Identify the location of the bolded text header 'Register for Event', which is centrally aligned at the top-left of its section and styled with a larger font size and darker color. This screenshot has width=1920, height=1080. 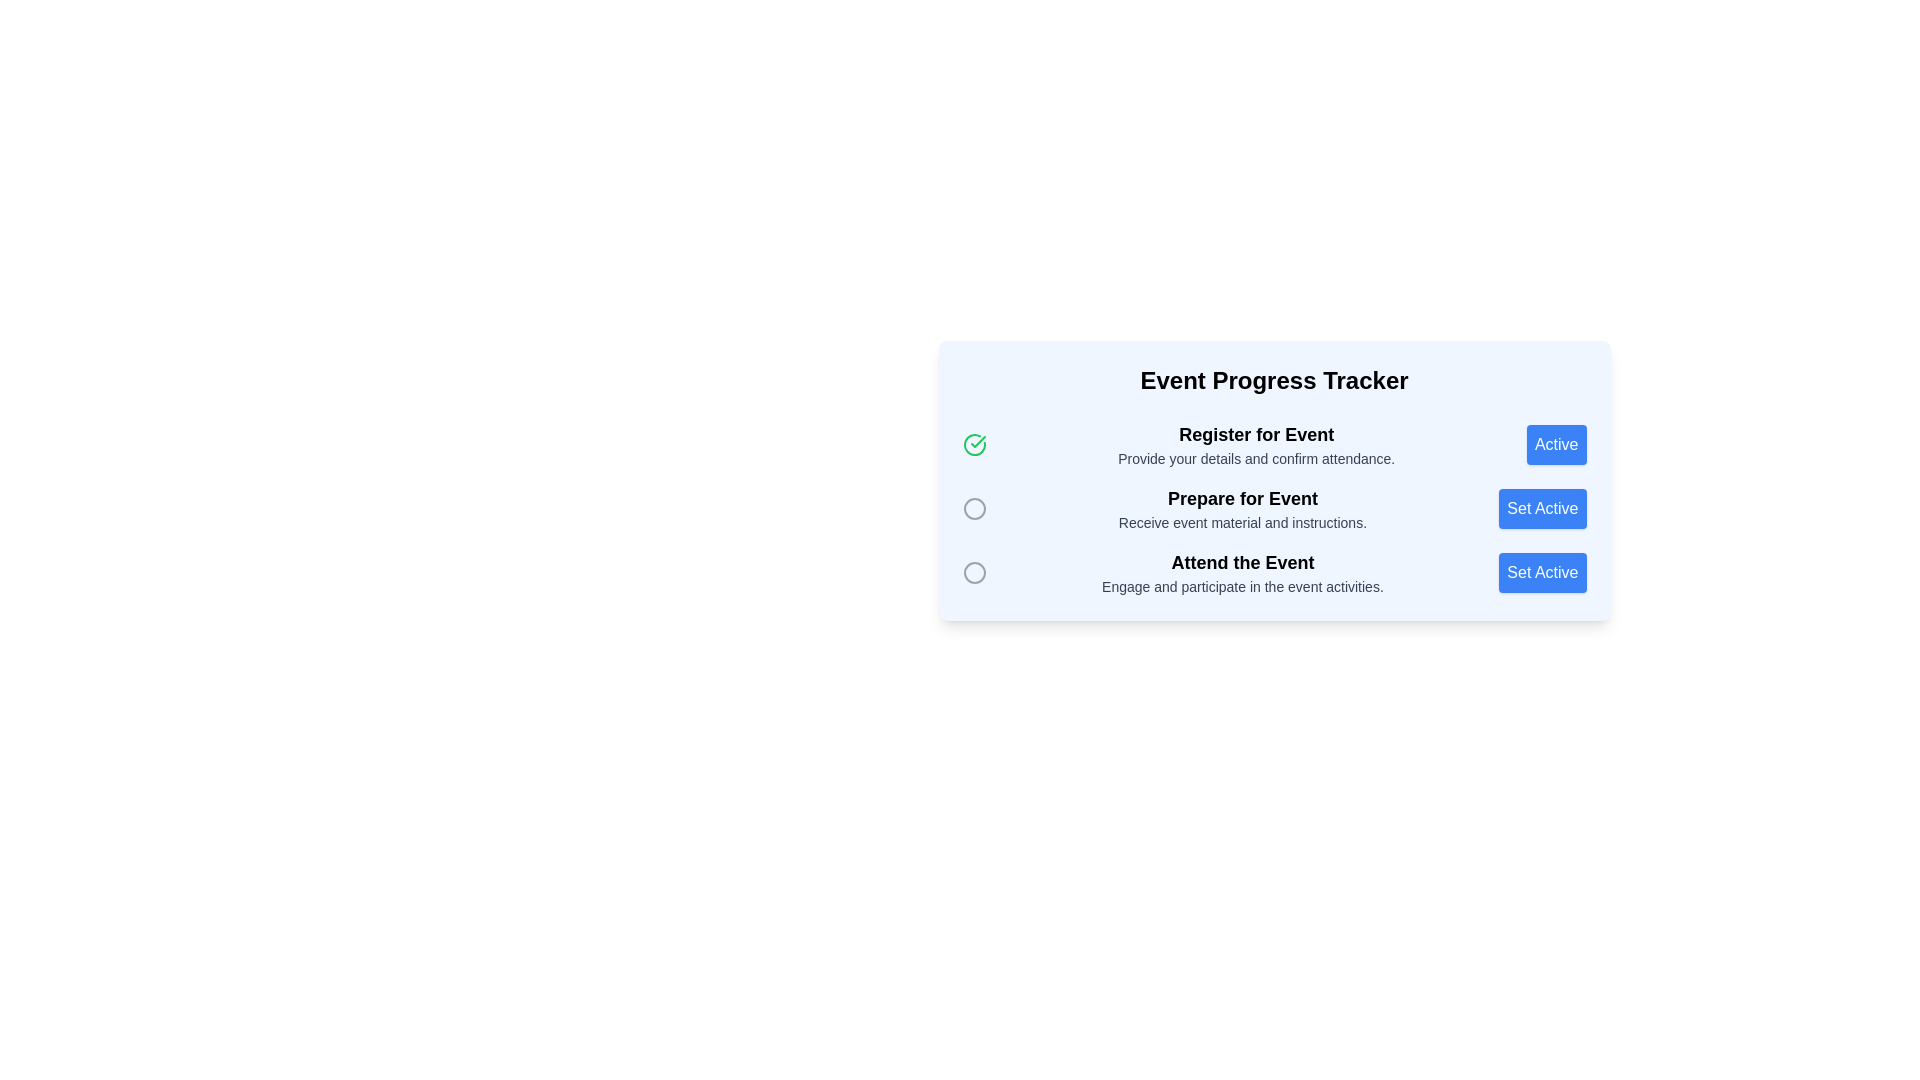
(1255, 434).